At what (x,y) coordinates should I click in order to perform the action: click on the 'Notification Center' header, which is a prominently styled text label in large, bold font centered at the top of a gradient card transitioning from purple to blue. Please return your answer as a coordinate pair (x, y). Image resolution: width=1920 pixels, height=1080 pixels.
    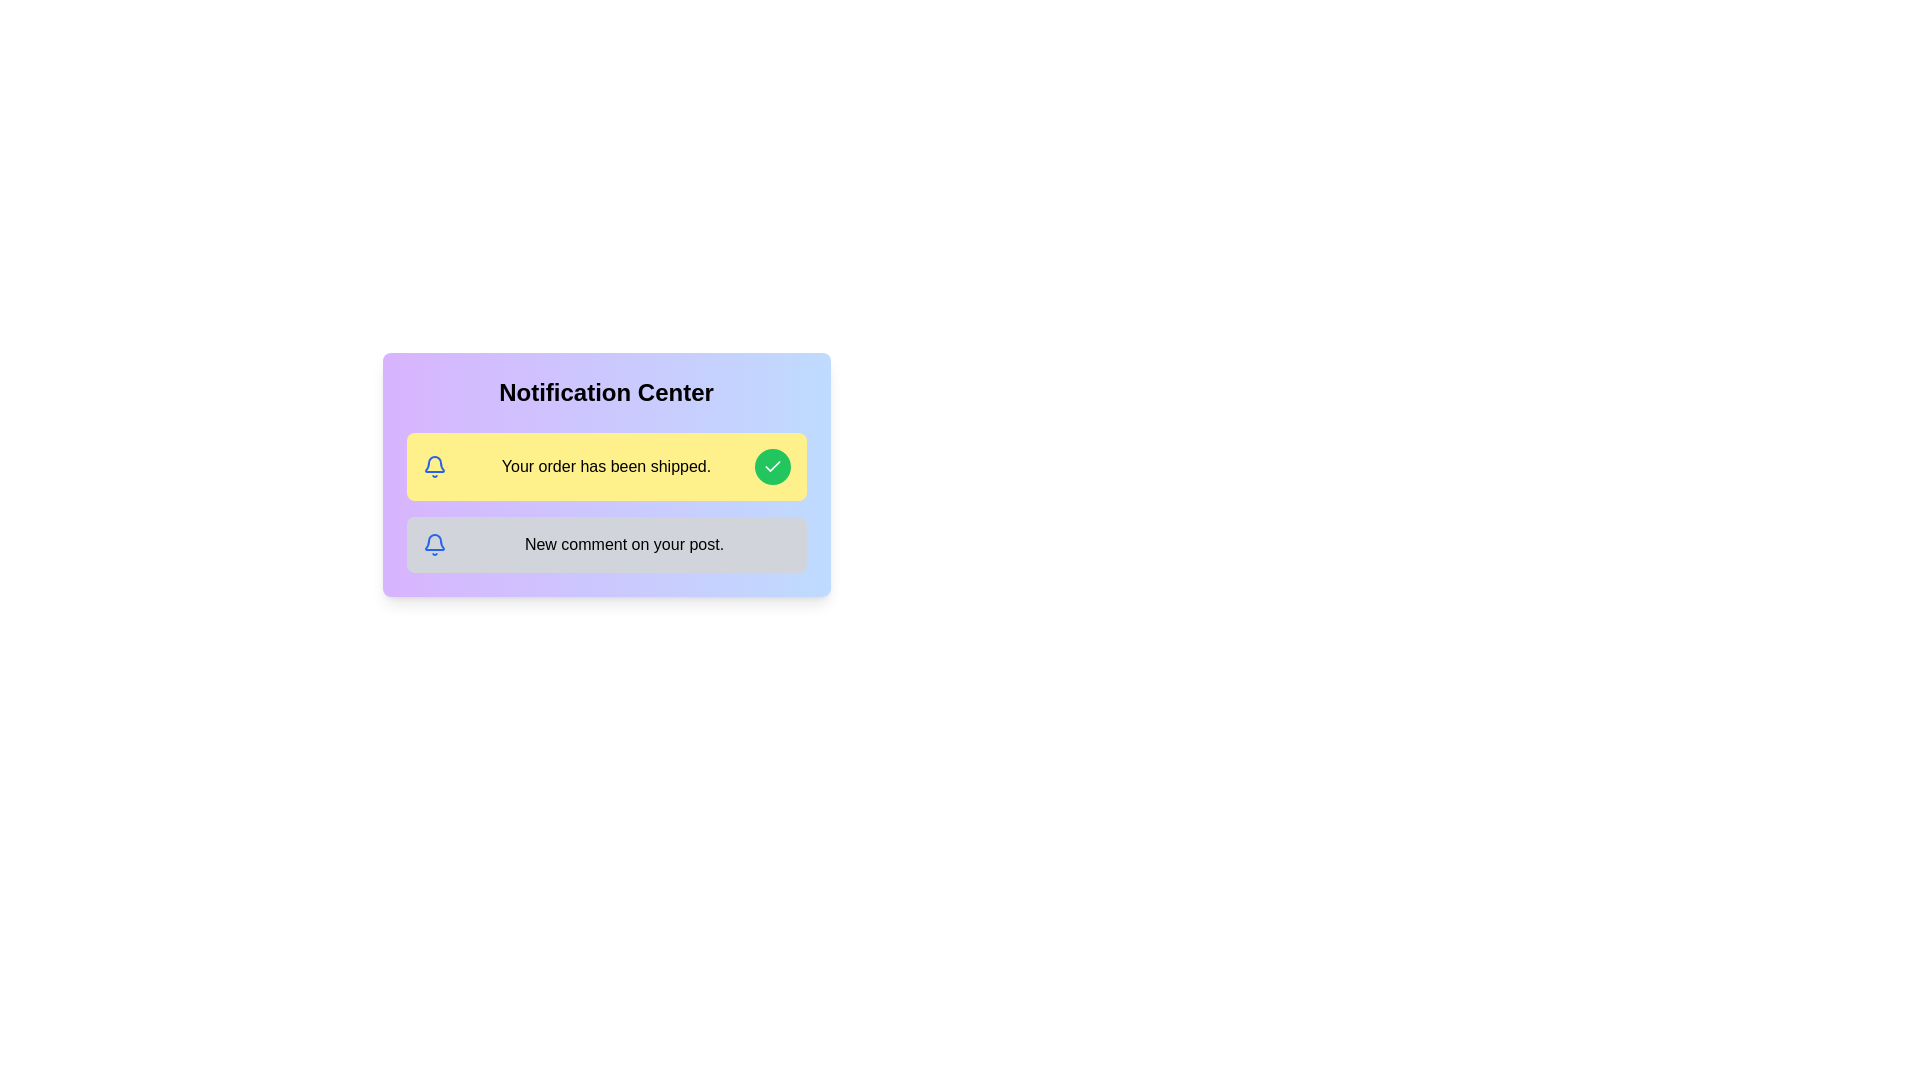
    Looking at the image, I should click on (605, 393).